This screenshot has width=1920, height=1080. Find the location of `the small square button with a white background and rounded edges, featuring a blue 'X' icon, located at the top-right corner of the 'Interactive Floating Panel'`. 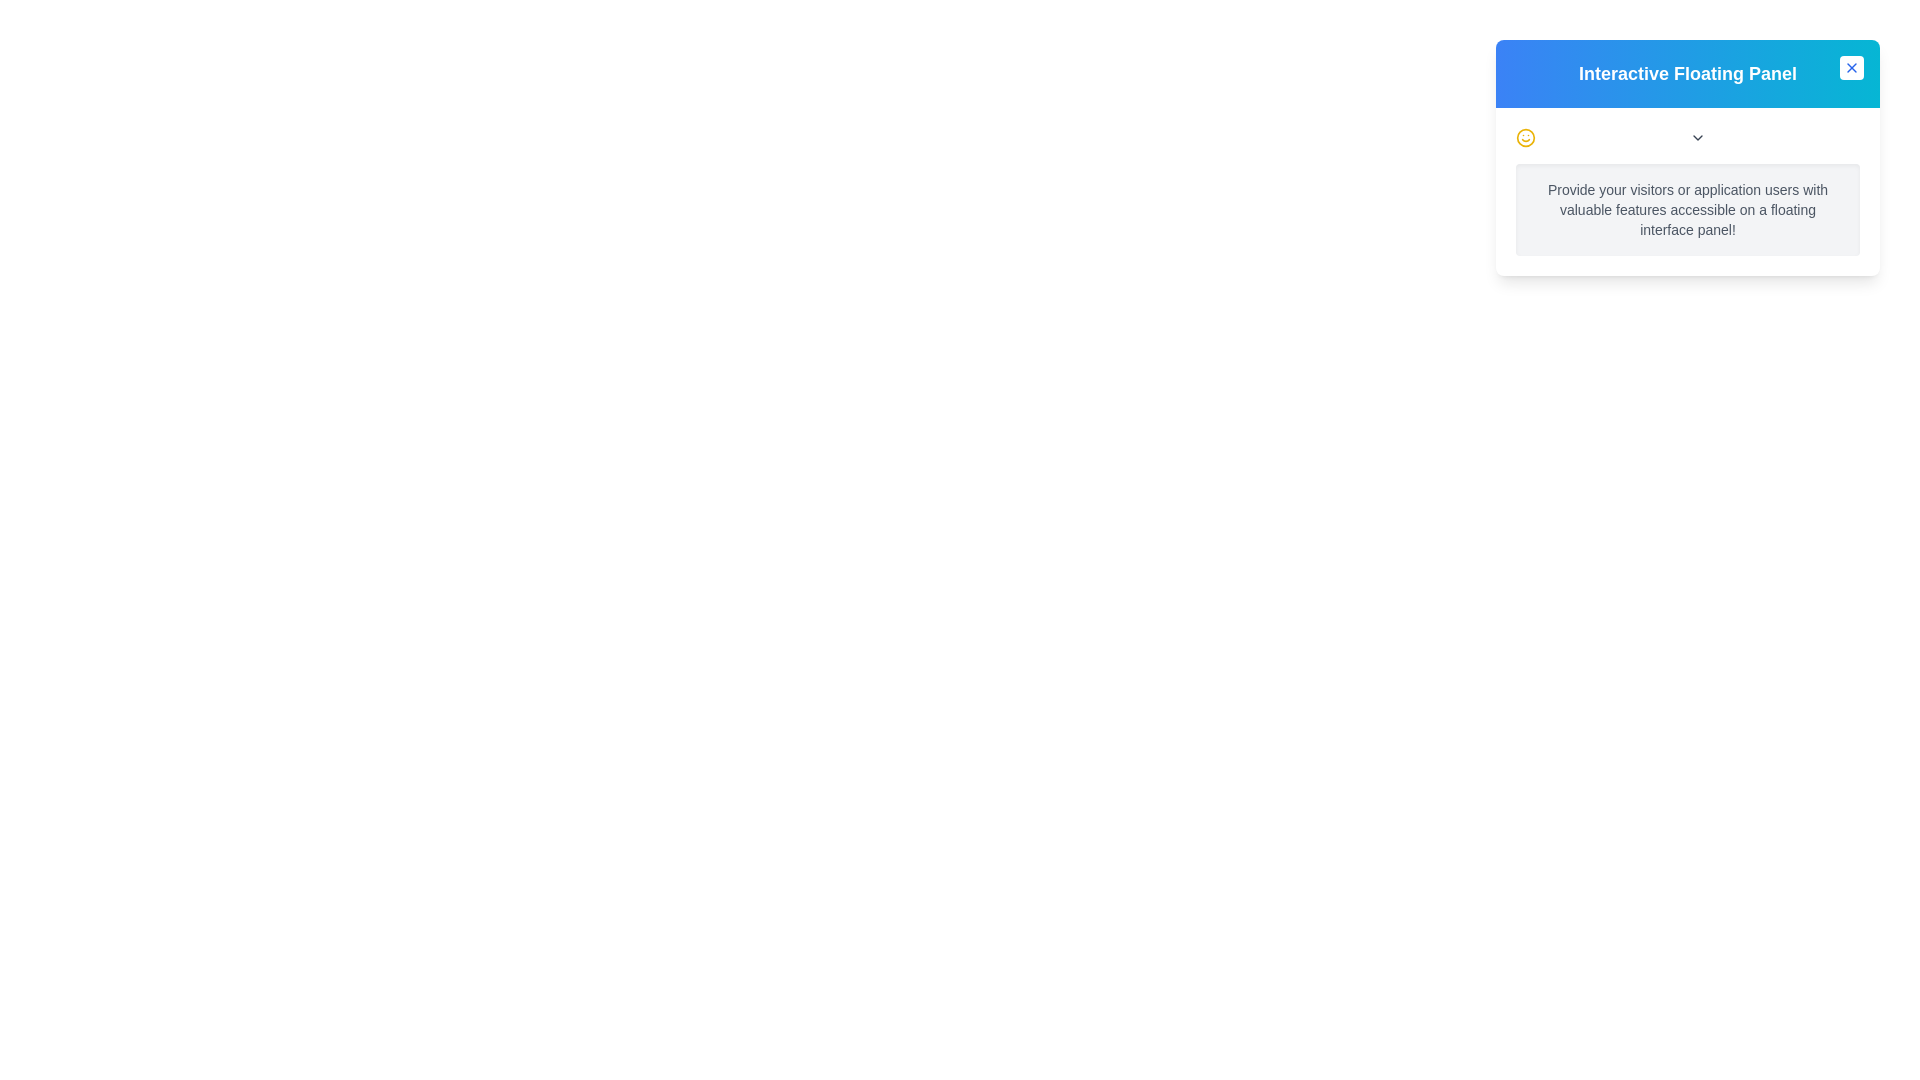

the small square button with a white background and rounded edges, featuring a blue 'X' icon, located at the top-right corner of the 'Interactive Floating Panel' is located at coordinates (1851, 67).